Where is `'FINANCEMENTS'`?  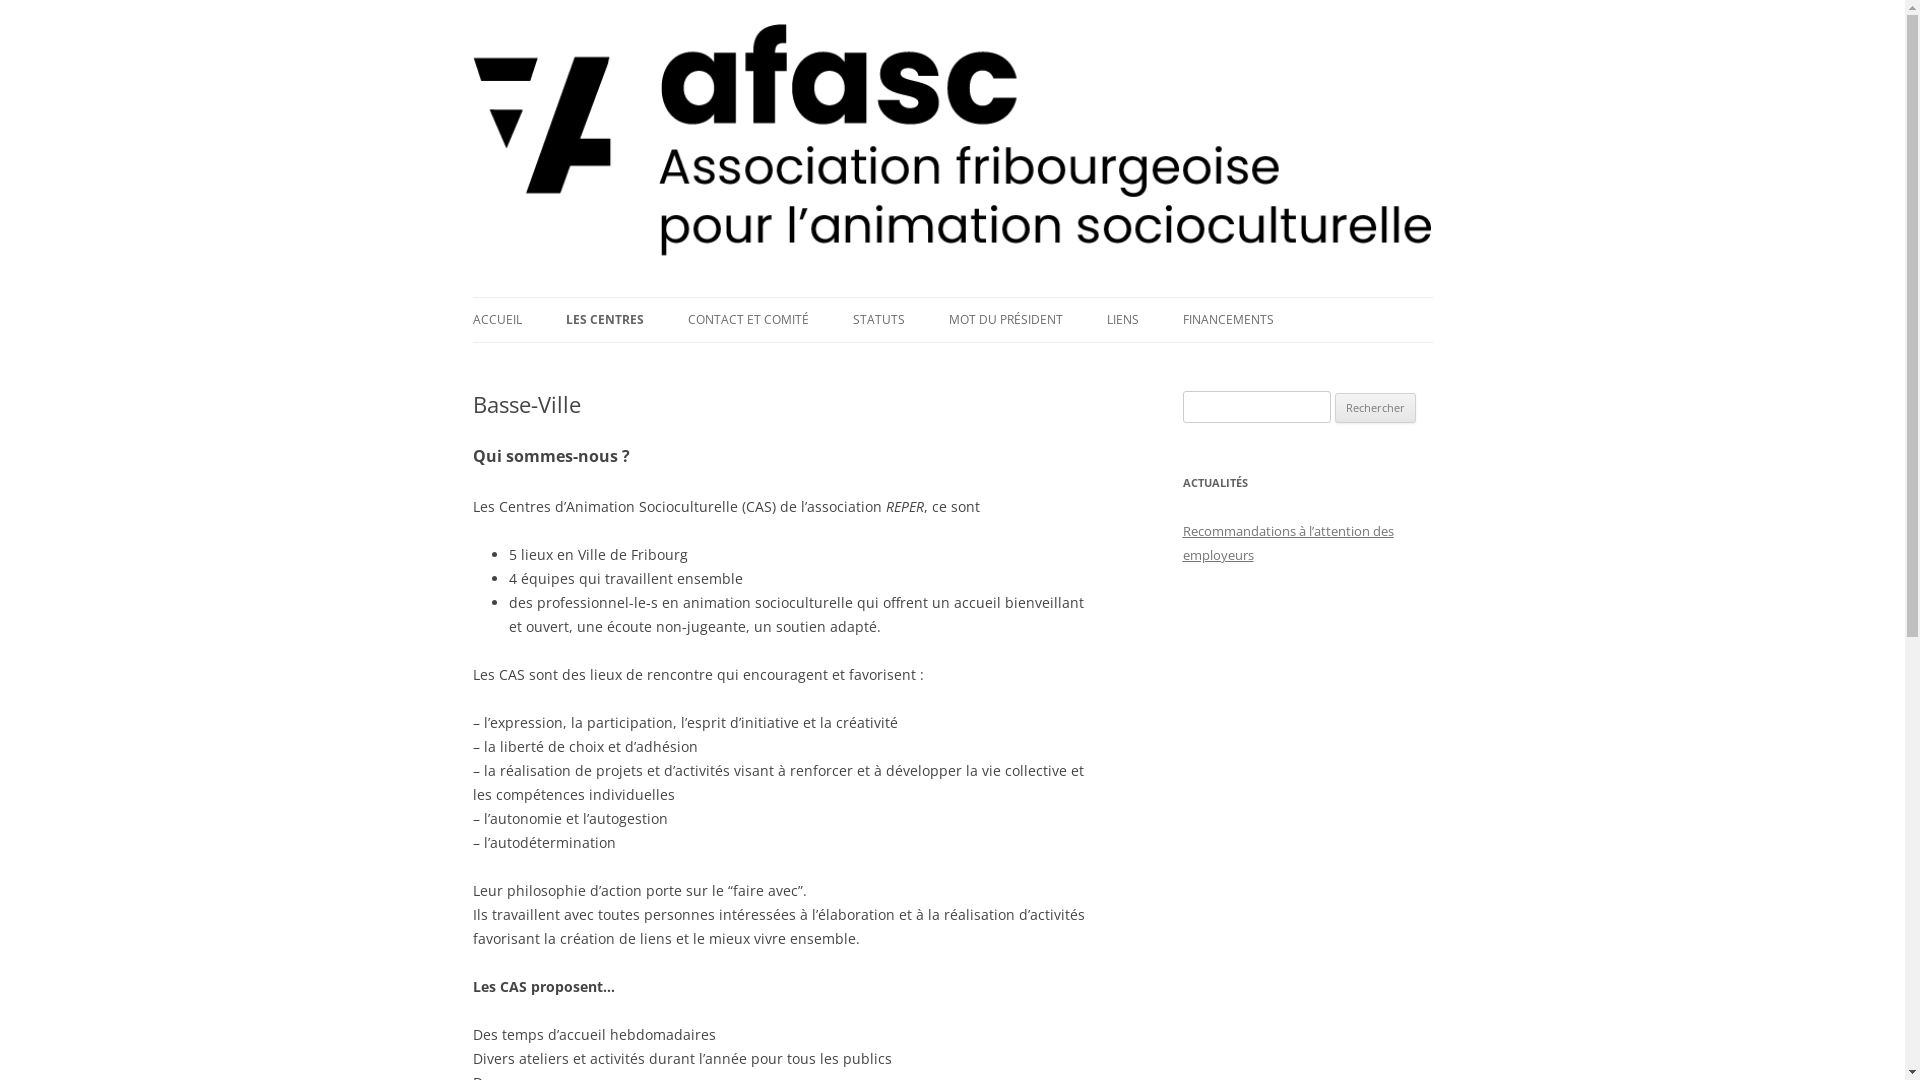
'FINANCEMENTS' is located at coordinates (1226, 319).